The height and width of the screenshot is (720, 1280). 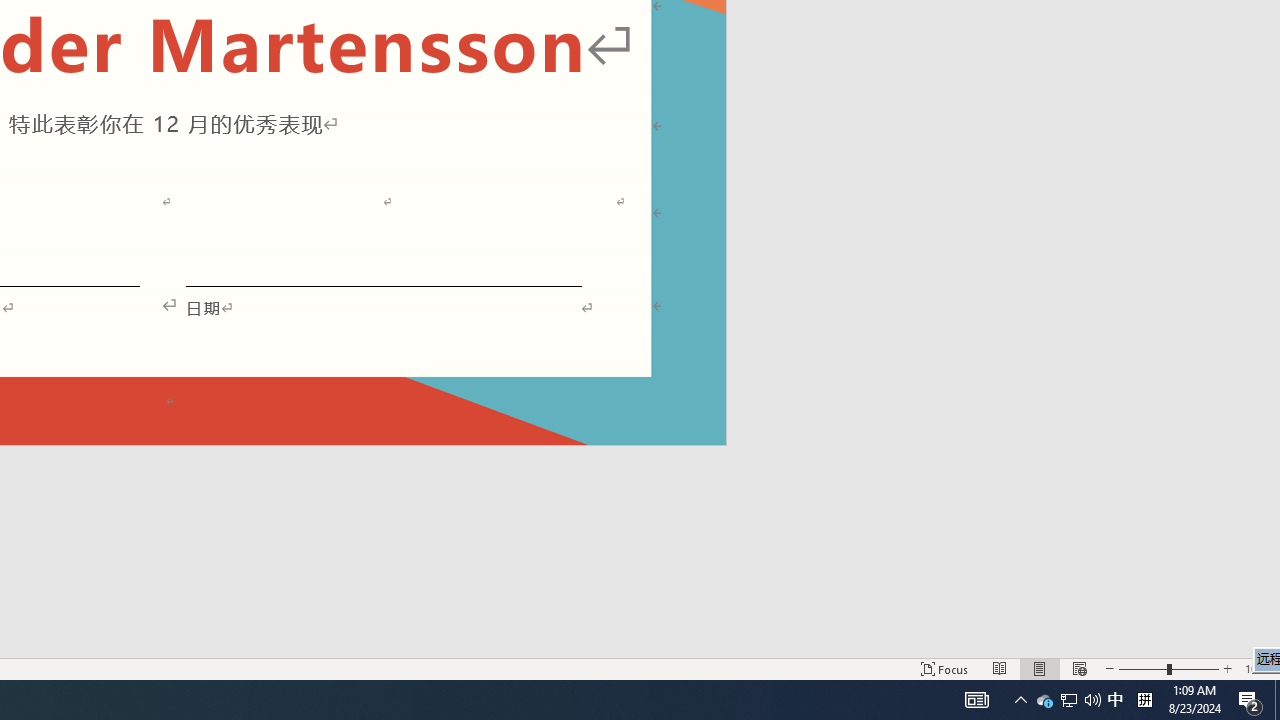 What do you see at coordinates (1040, 669) in the screenshot?
I see `'Print Layout'` at bounding box center [1040, 669].